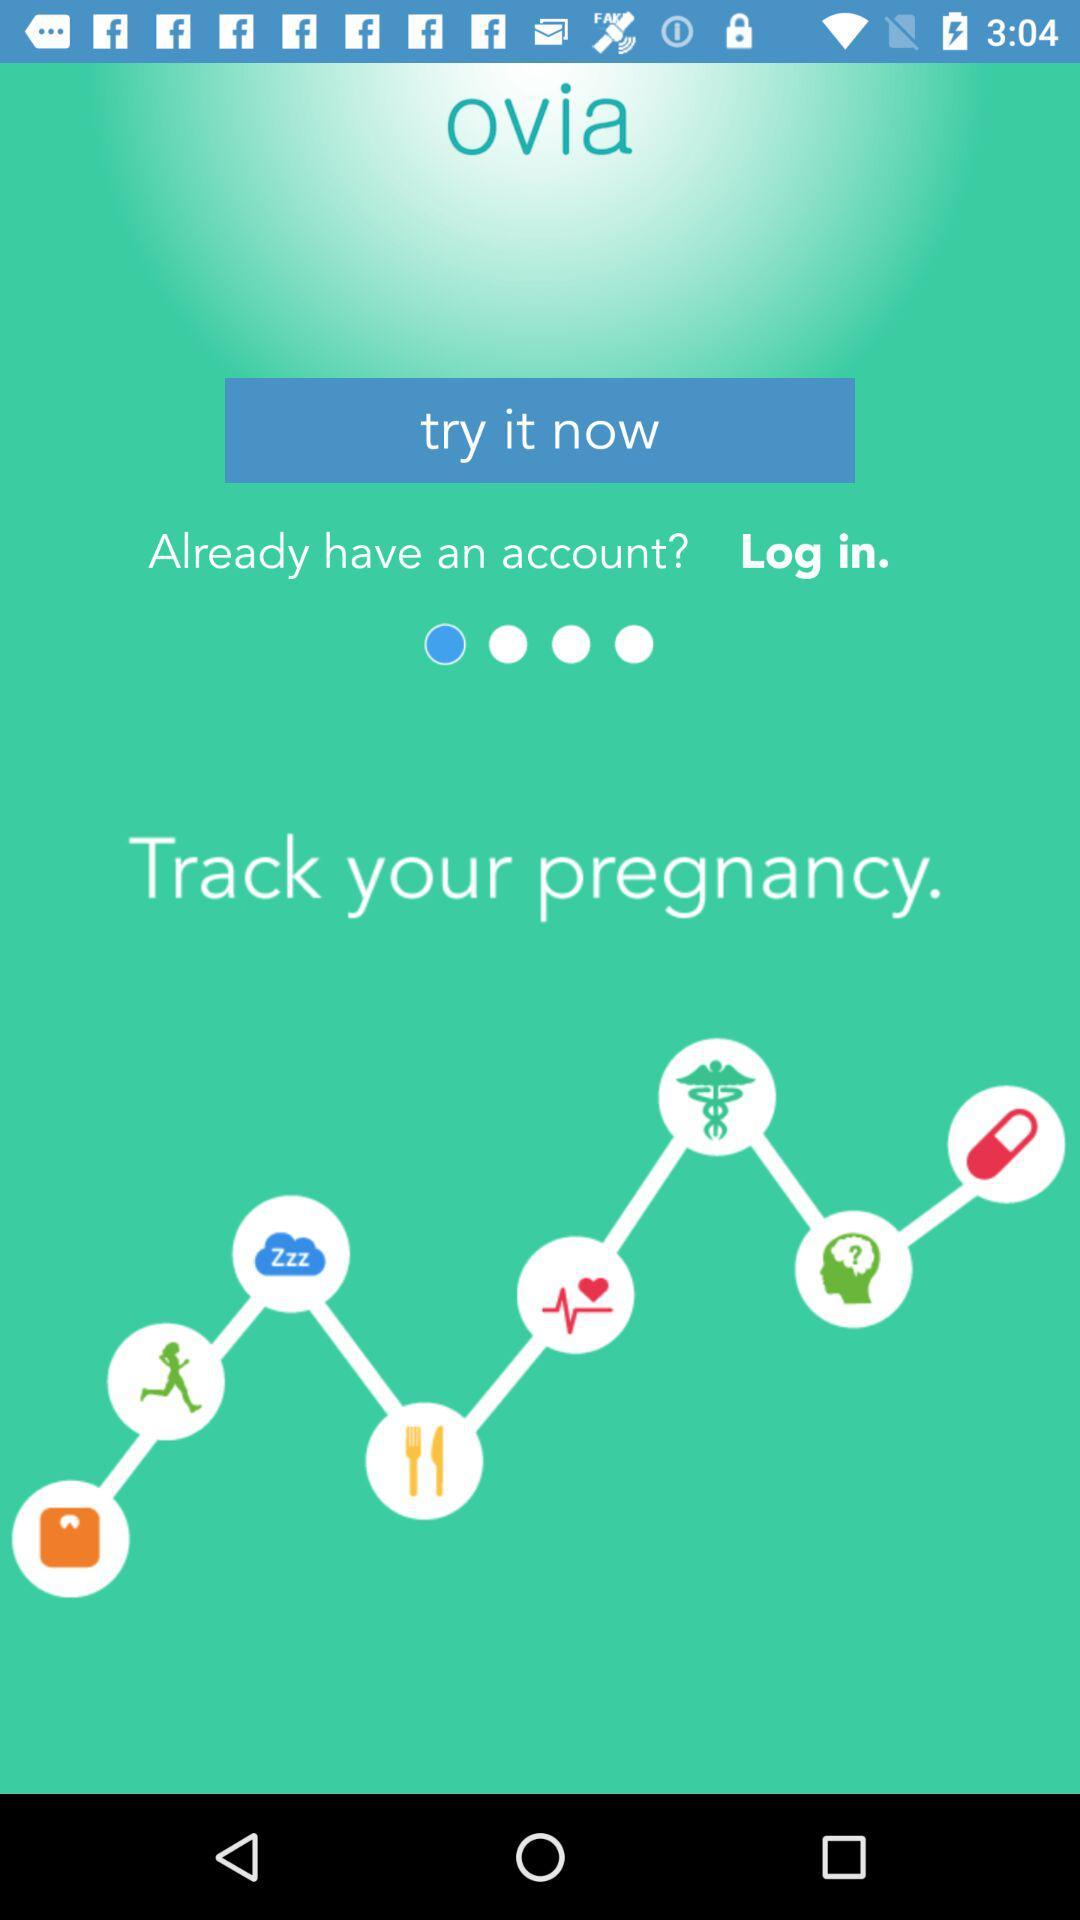 The image size is (1080, 1920). Describe the element at coordinates (444, 644) in the screenshot. I see `icon below already have an item` at that location.